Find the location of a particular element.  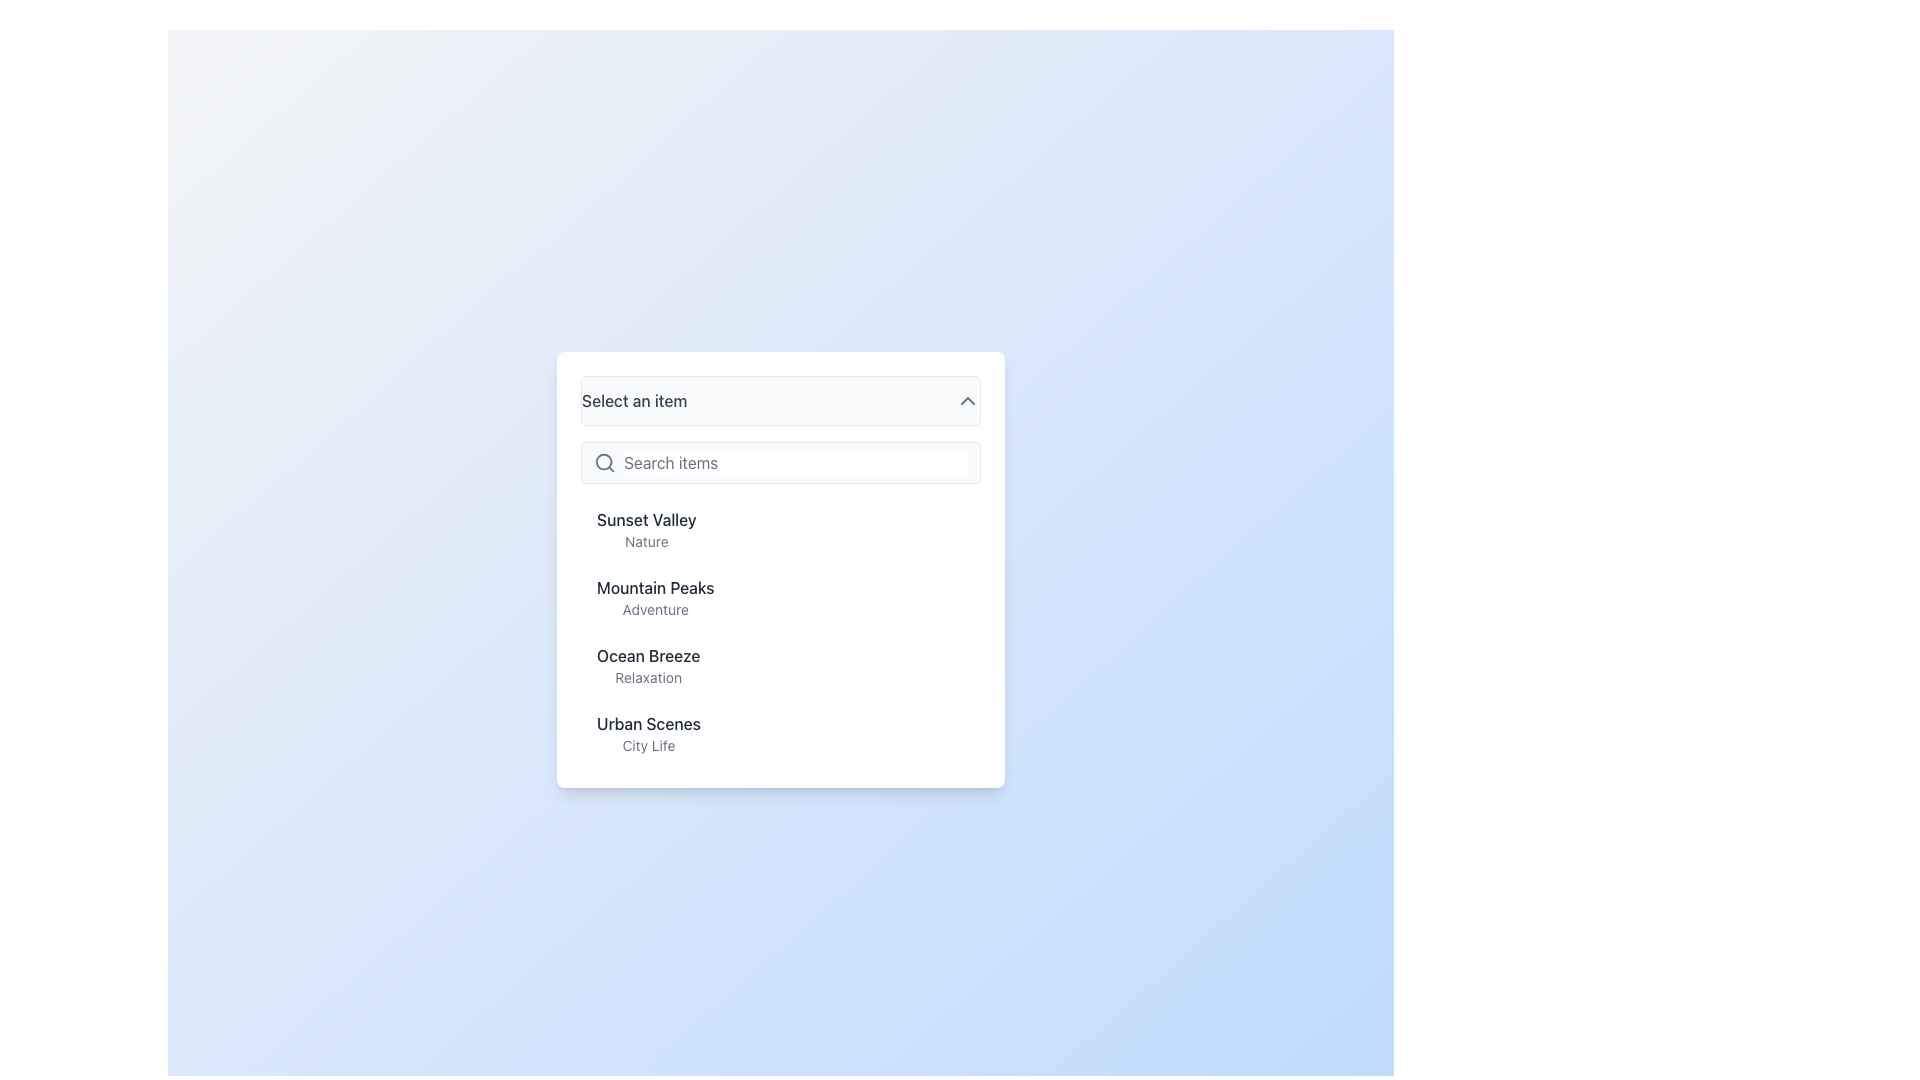

the Text Label that provides additional context for the title 'Urban Scenes', which is located in the dropdown list as the second line of a two-line entry is located at coordinates (648, 745).